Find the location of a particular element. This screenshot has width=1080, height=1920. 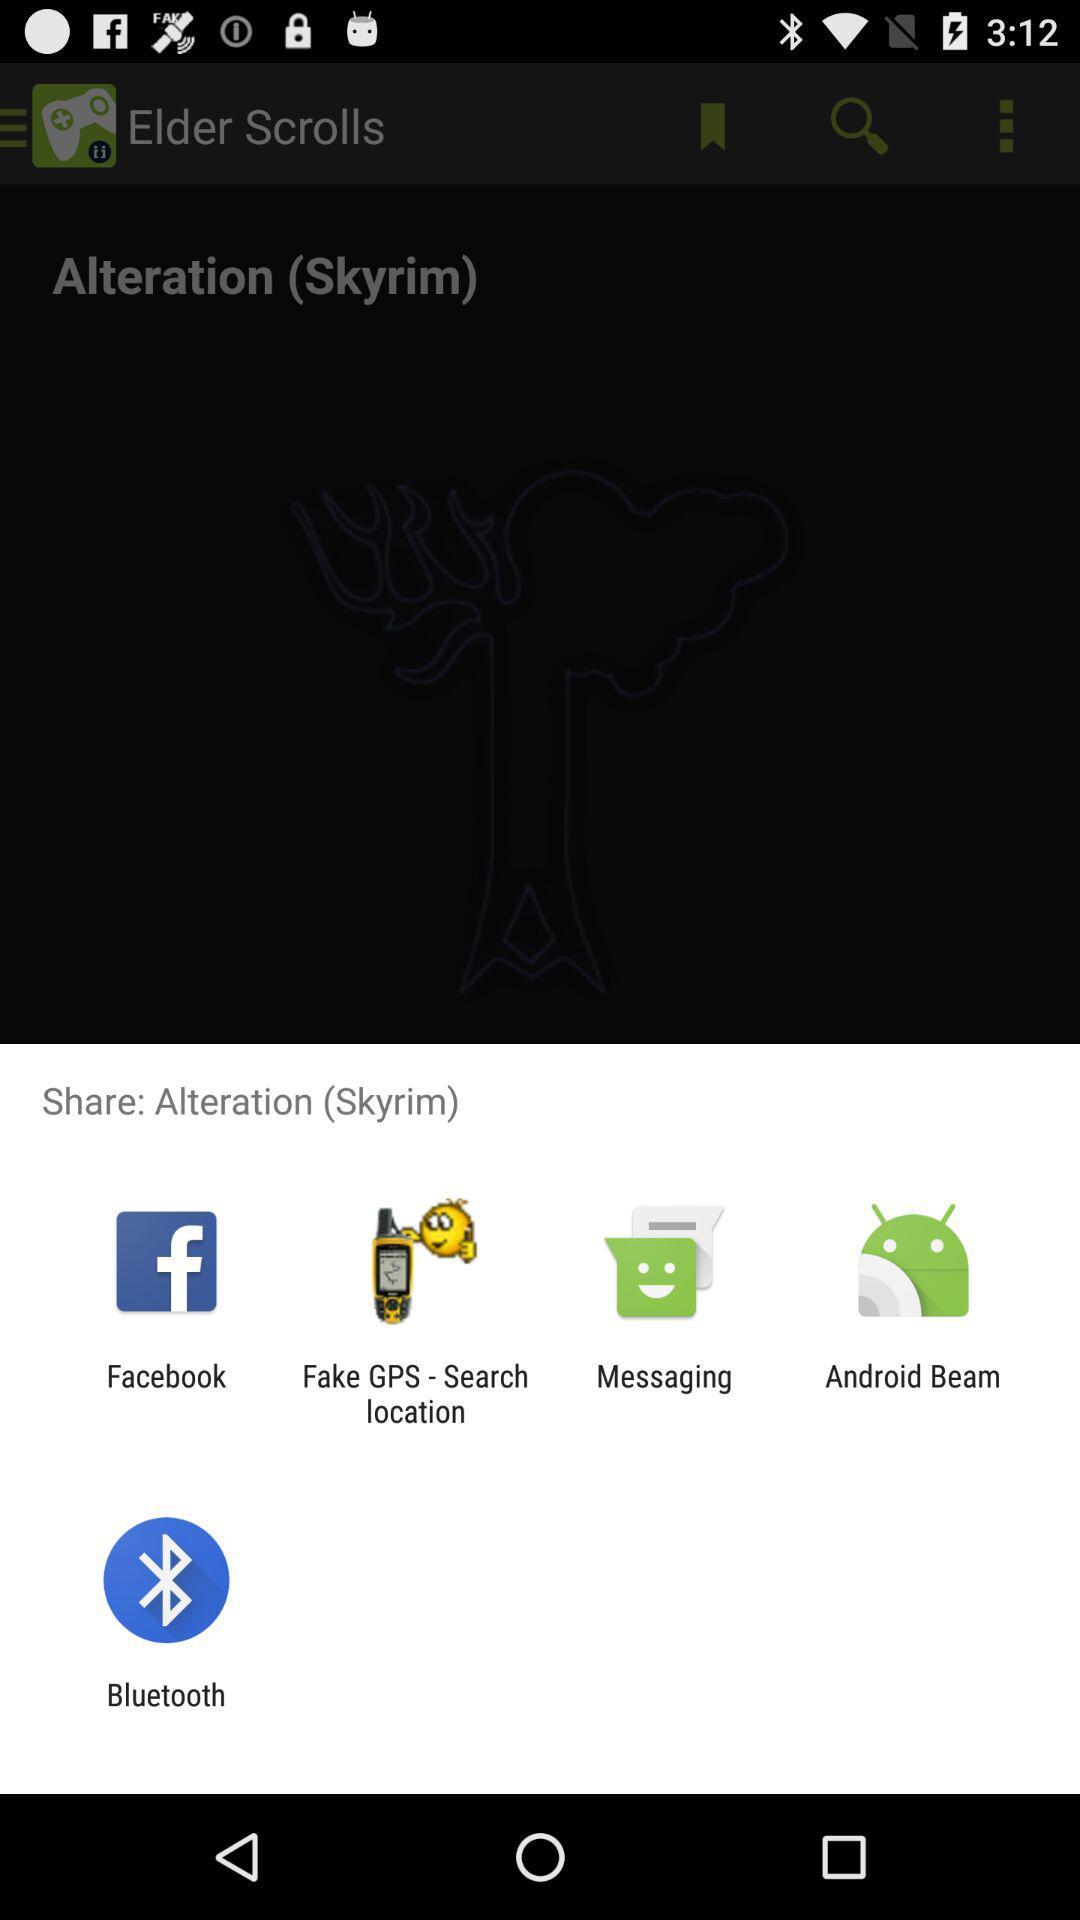

the item next to messaging app is located at coordinates (414, 1392).